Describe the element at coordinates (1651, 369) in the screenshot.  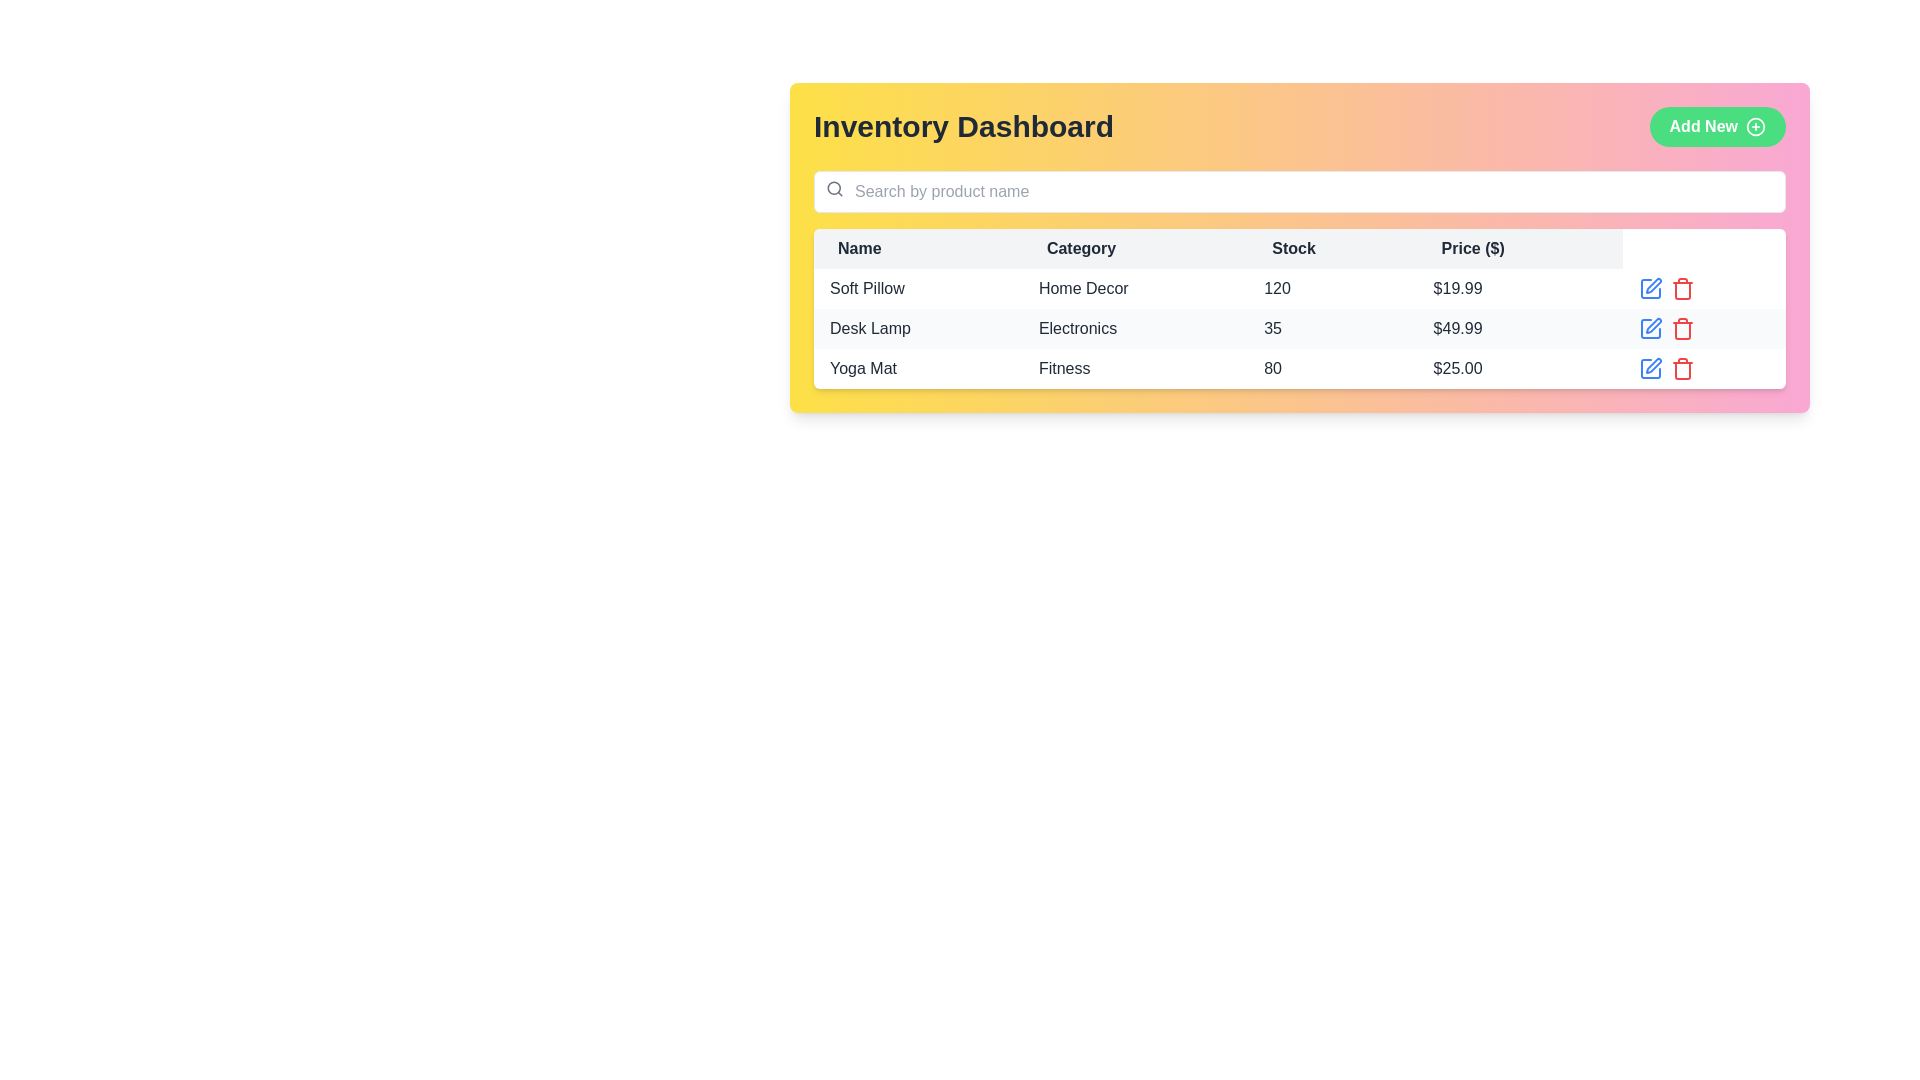
I see `the pen icon located in the last row of the table, near the 'Yoga Mat' row and adjacent to the trash bin icon` at that location.